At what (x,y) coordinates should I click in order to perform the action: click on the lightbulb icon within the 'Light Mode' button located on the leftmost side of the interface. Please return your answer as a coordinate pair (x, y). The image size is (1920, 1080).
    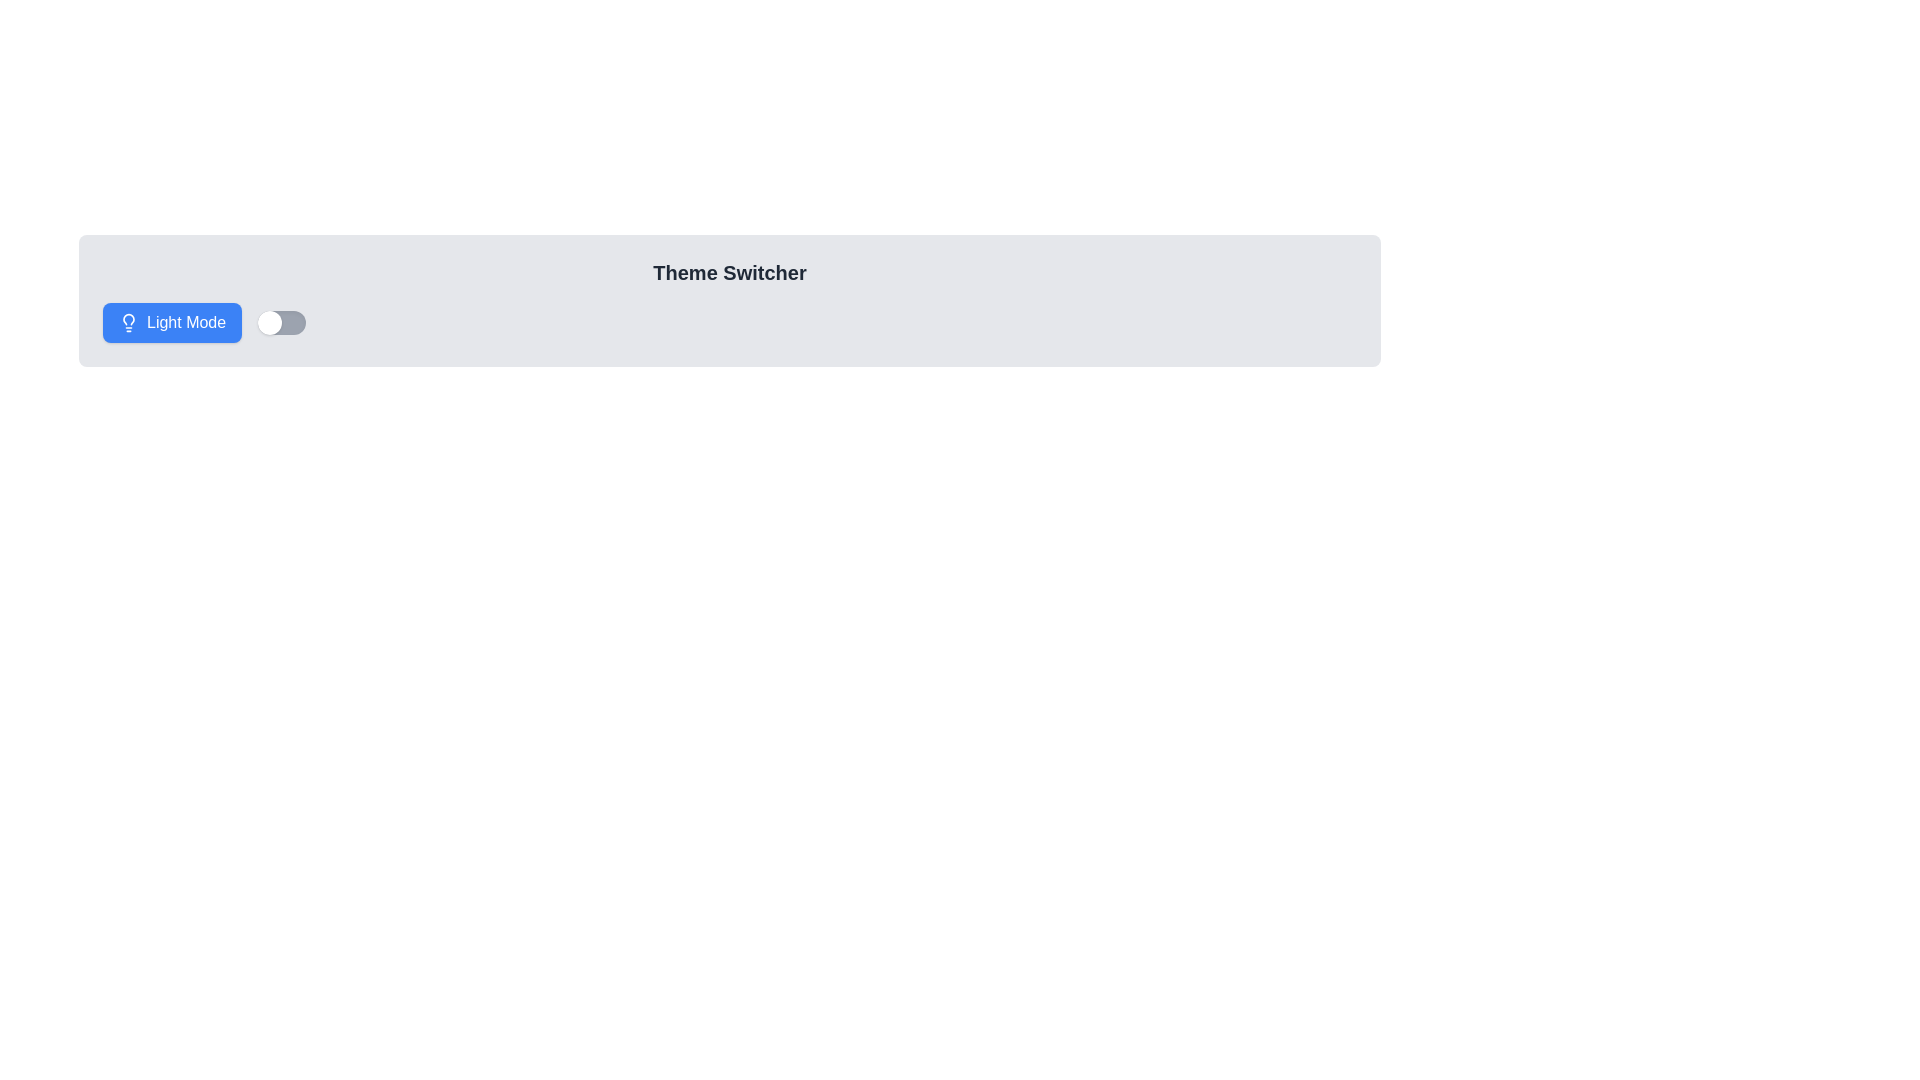
    Looking at the image, I should click on (128, 322).